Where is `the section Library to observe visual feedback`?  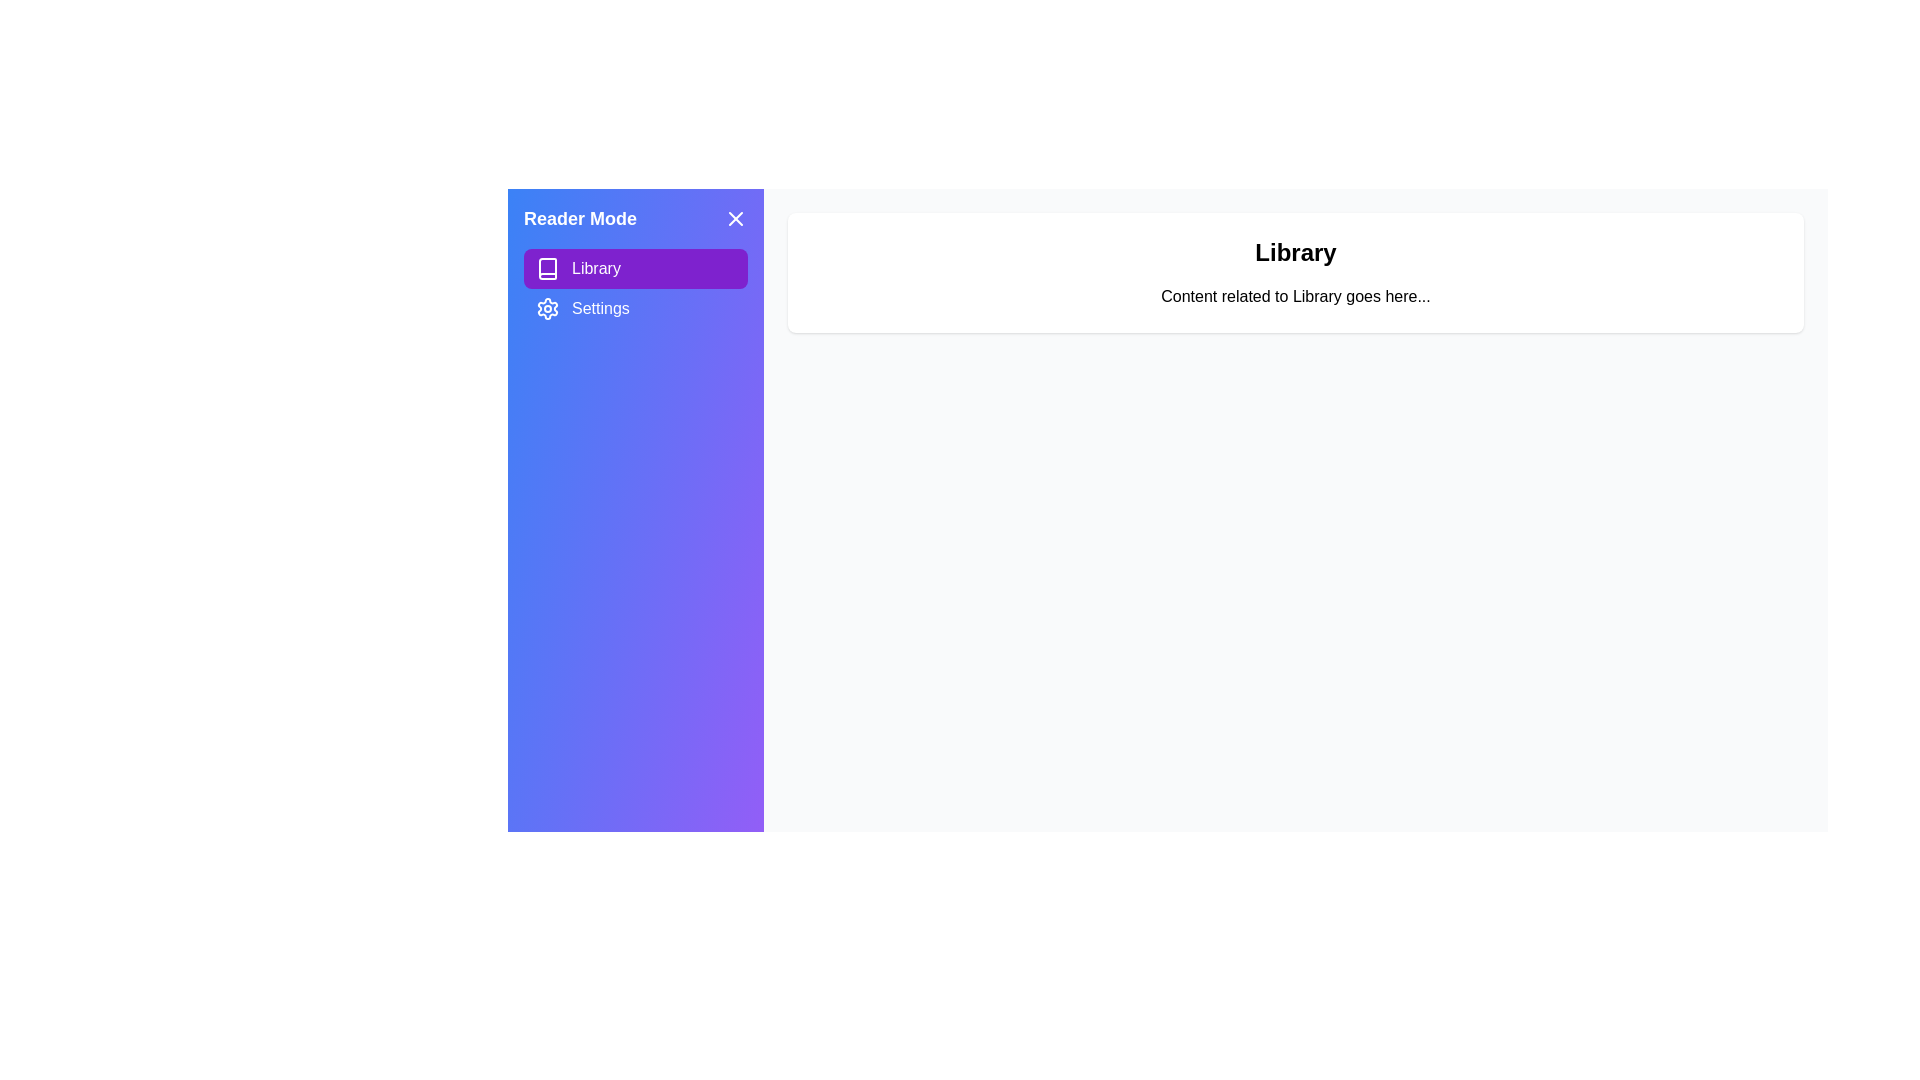 the section Library to observe visual feedback is located at coordinates (634, 268).